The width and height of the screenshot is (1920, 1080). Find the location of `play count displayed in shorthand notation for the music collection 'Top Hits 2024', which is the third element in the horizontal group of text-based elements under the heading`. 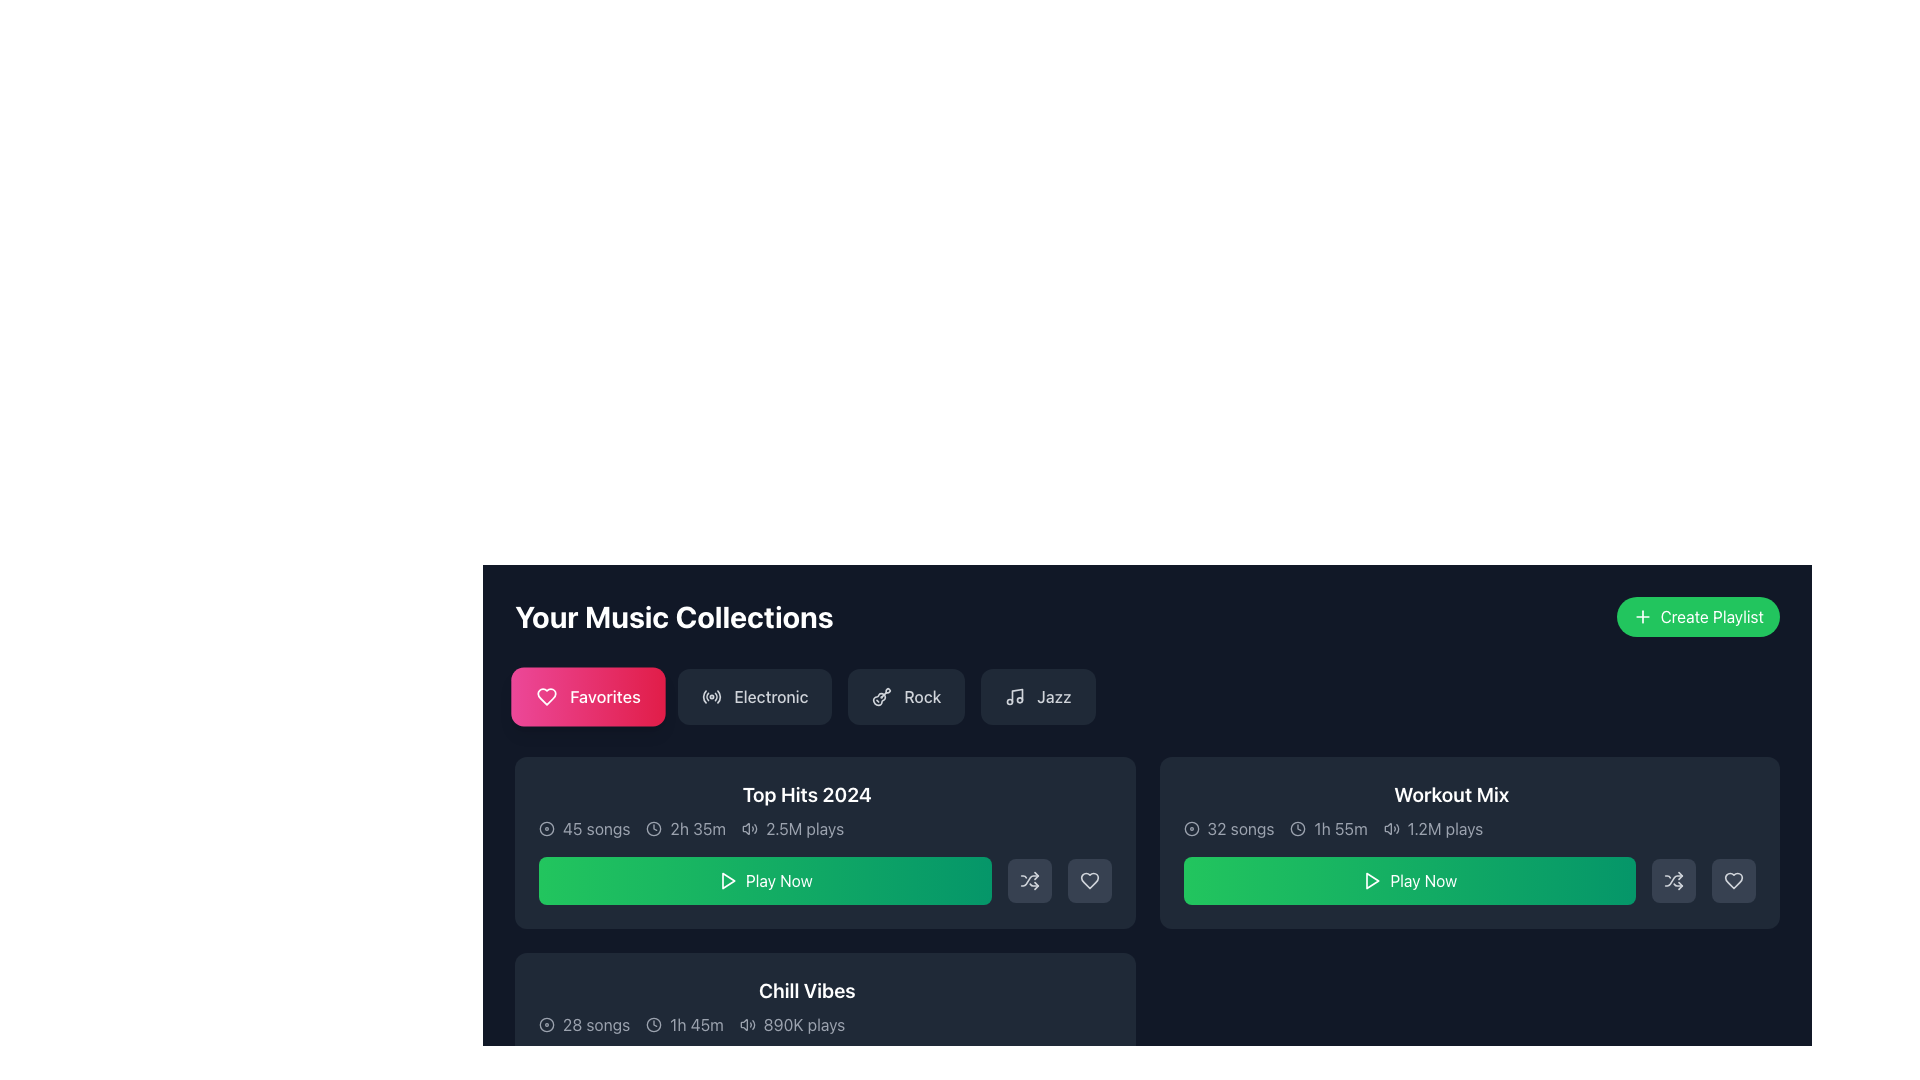

play count displayed in shorthand notation for the music collection 'Top Hits 2024', which is the third element in the horizontal group of text-based elements under the heading is located at coordinates (792, 829).